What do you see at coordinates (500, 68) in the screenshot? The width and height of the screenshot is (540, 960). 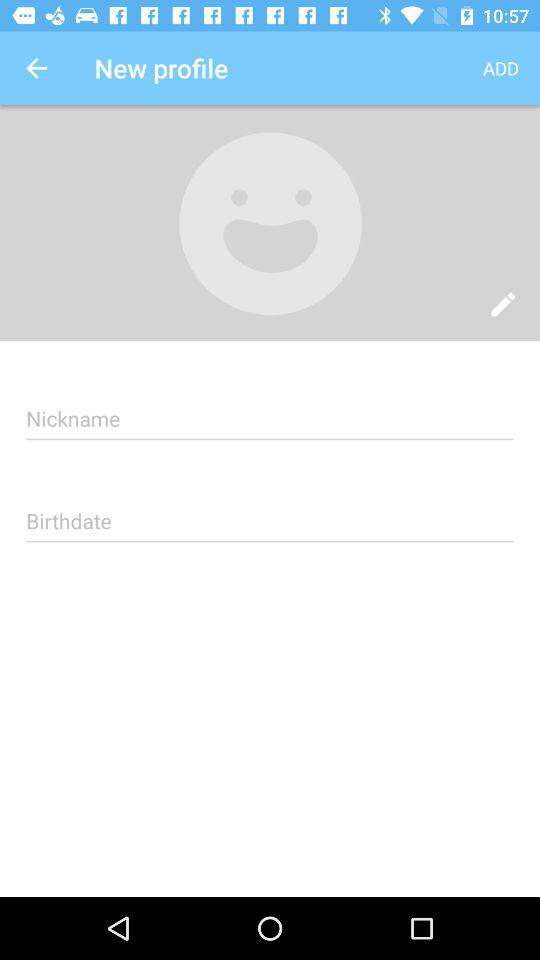 I see `the app next to new profile item` at bounding box center [500, 68].